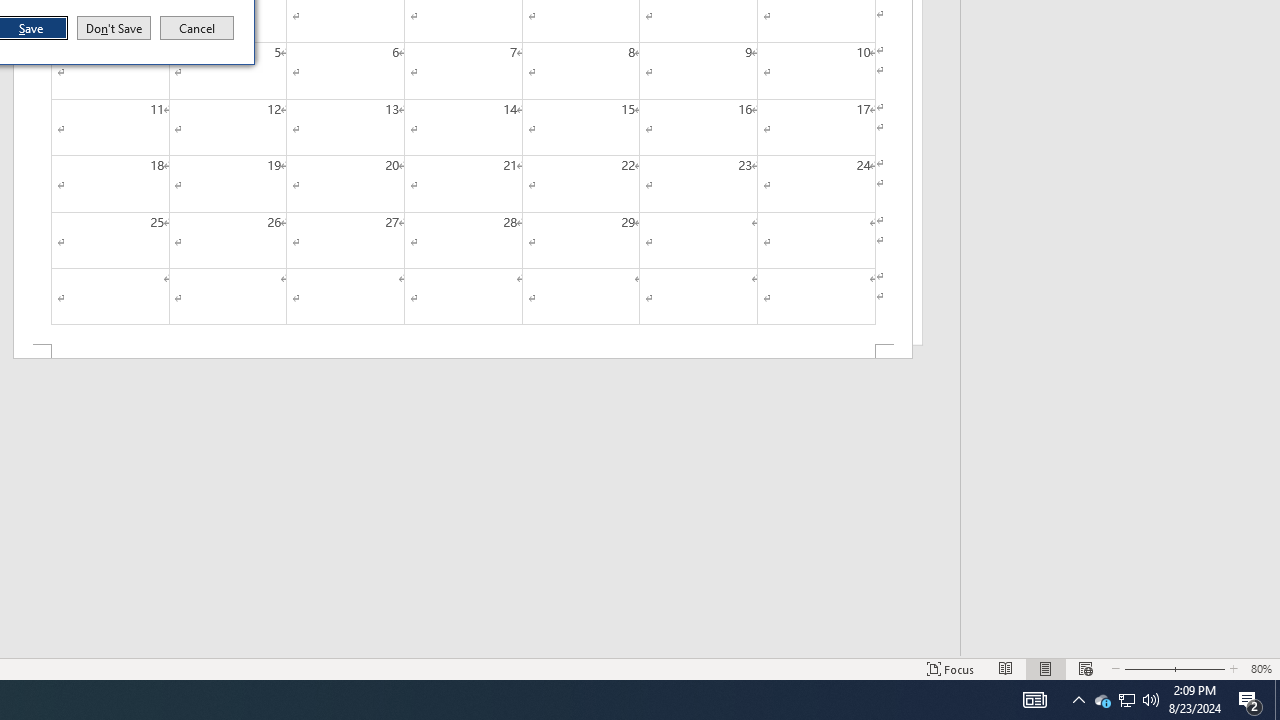 The width and height of the screenshot is (1280, 720). Describe the element at coordinates (1143, 669) in the screenshot. I see `'Zoom Out'` at that location.